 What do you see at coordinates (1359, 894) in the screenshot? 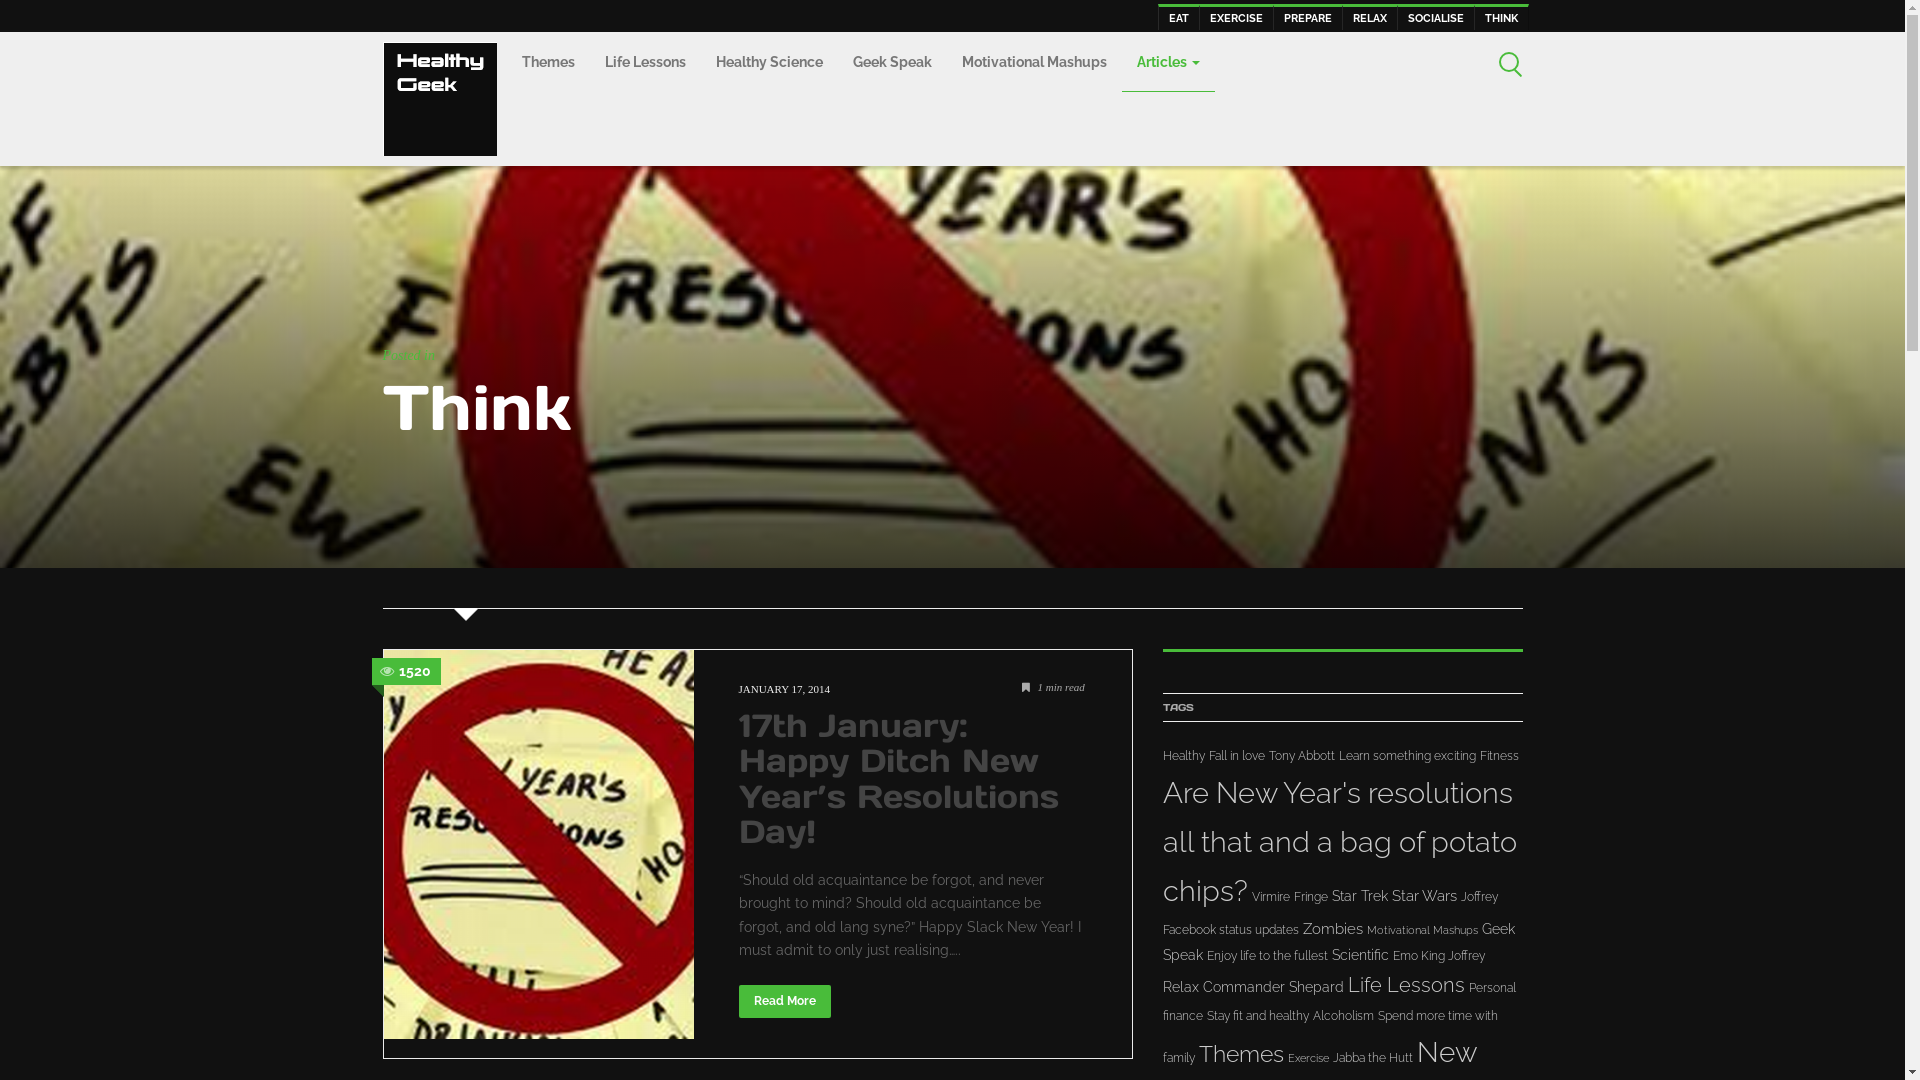
I see `'Star Trek'` at bounding box center [1359, 894].